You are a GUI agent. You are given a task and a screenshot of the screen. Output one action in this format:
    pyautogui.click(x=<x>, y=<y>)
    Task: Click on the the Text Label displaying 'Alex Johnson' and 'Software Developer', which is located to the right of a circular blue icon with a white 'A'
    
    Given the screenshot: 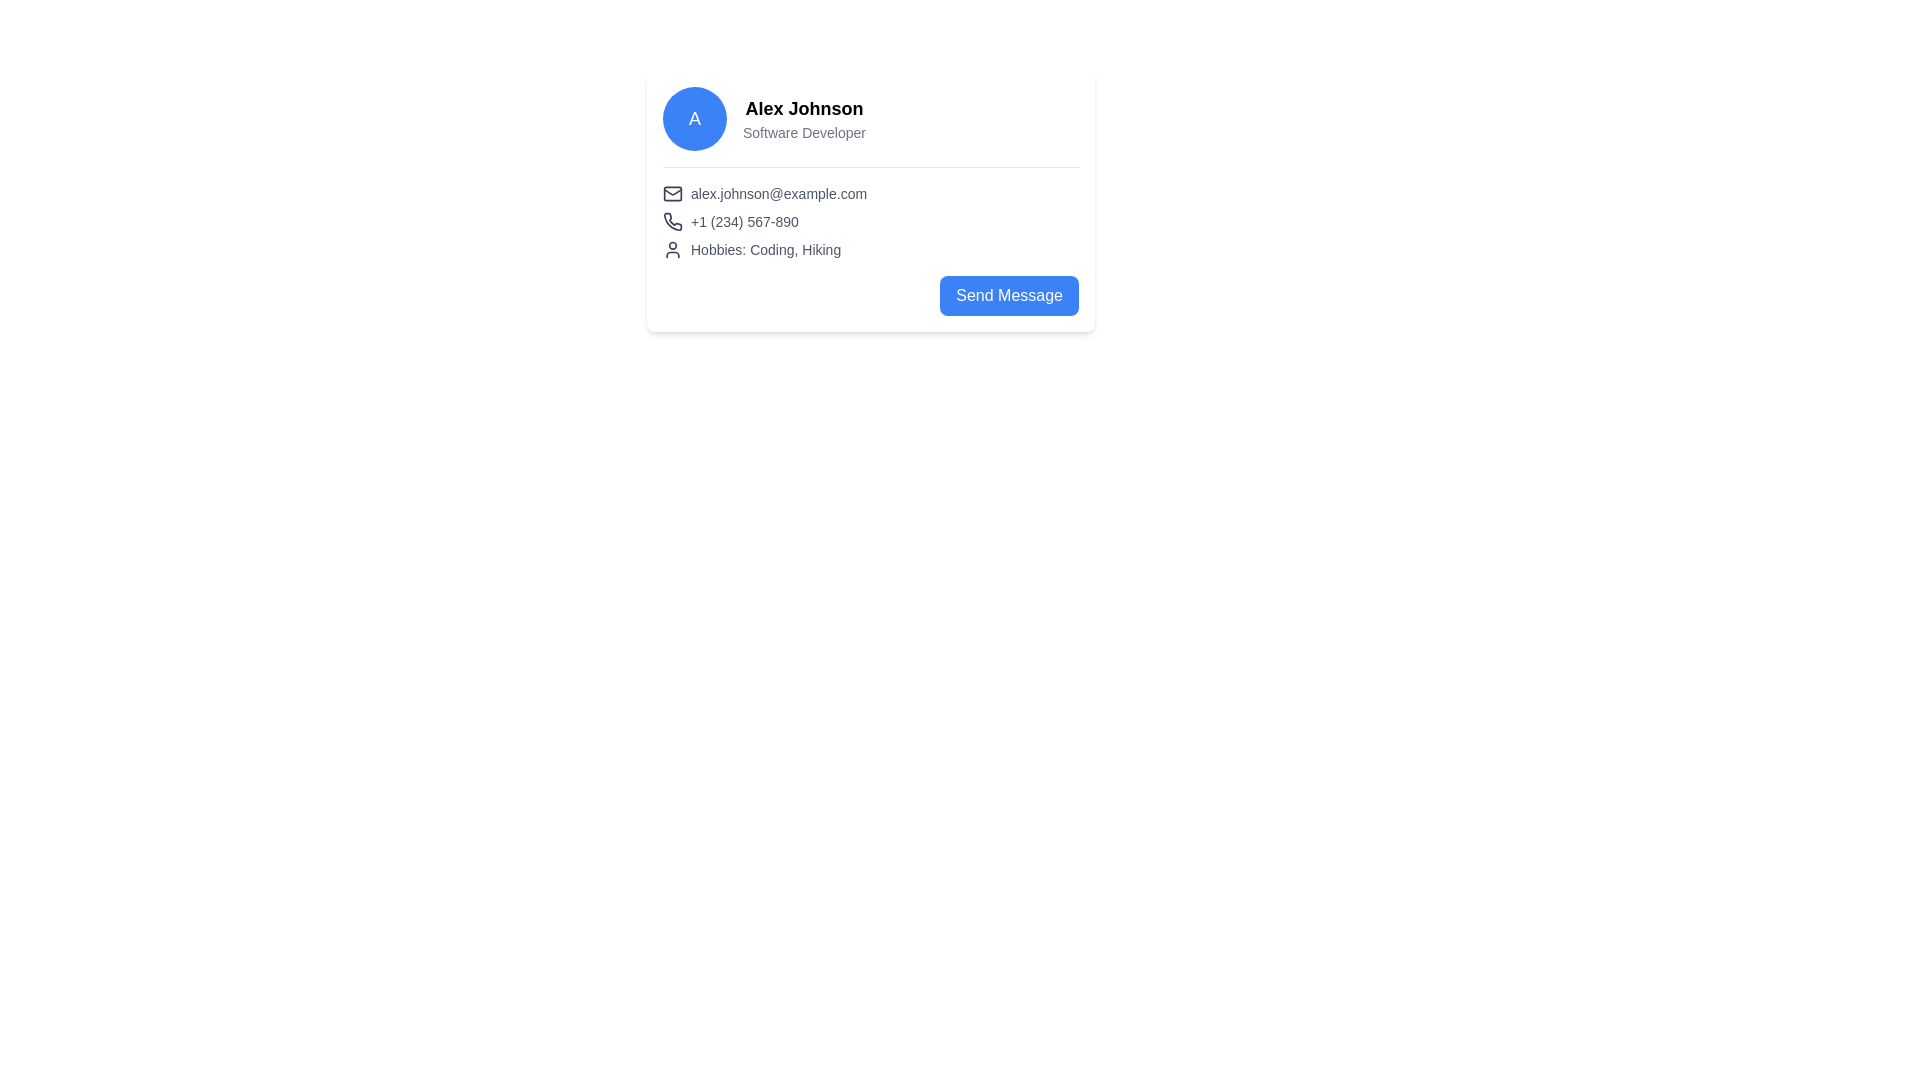 What is the action you would take?
    pyautogui.click(x=804, y=119)
    